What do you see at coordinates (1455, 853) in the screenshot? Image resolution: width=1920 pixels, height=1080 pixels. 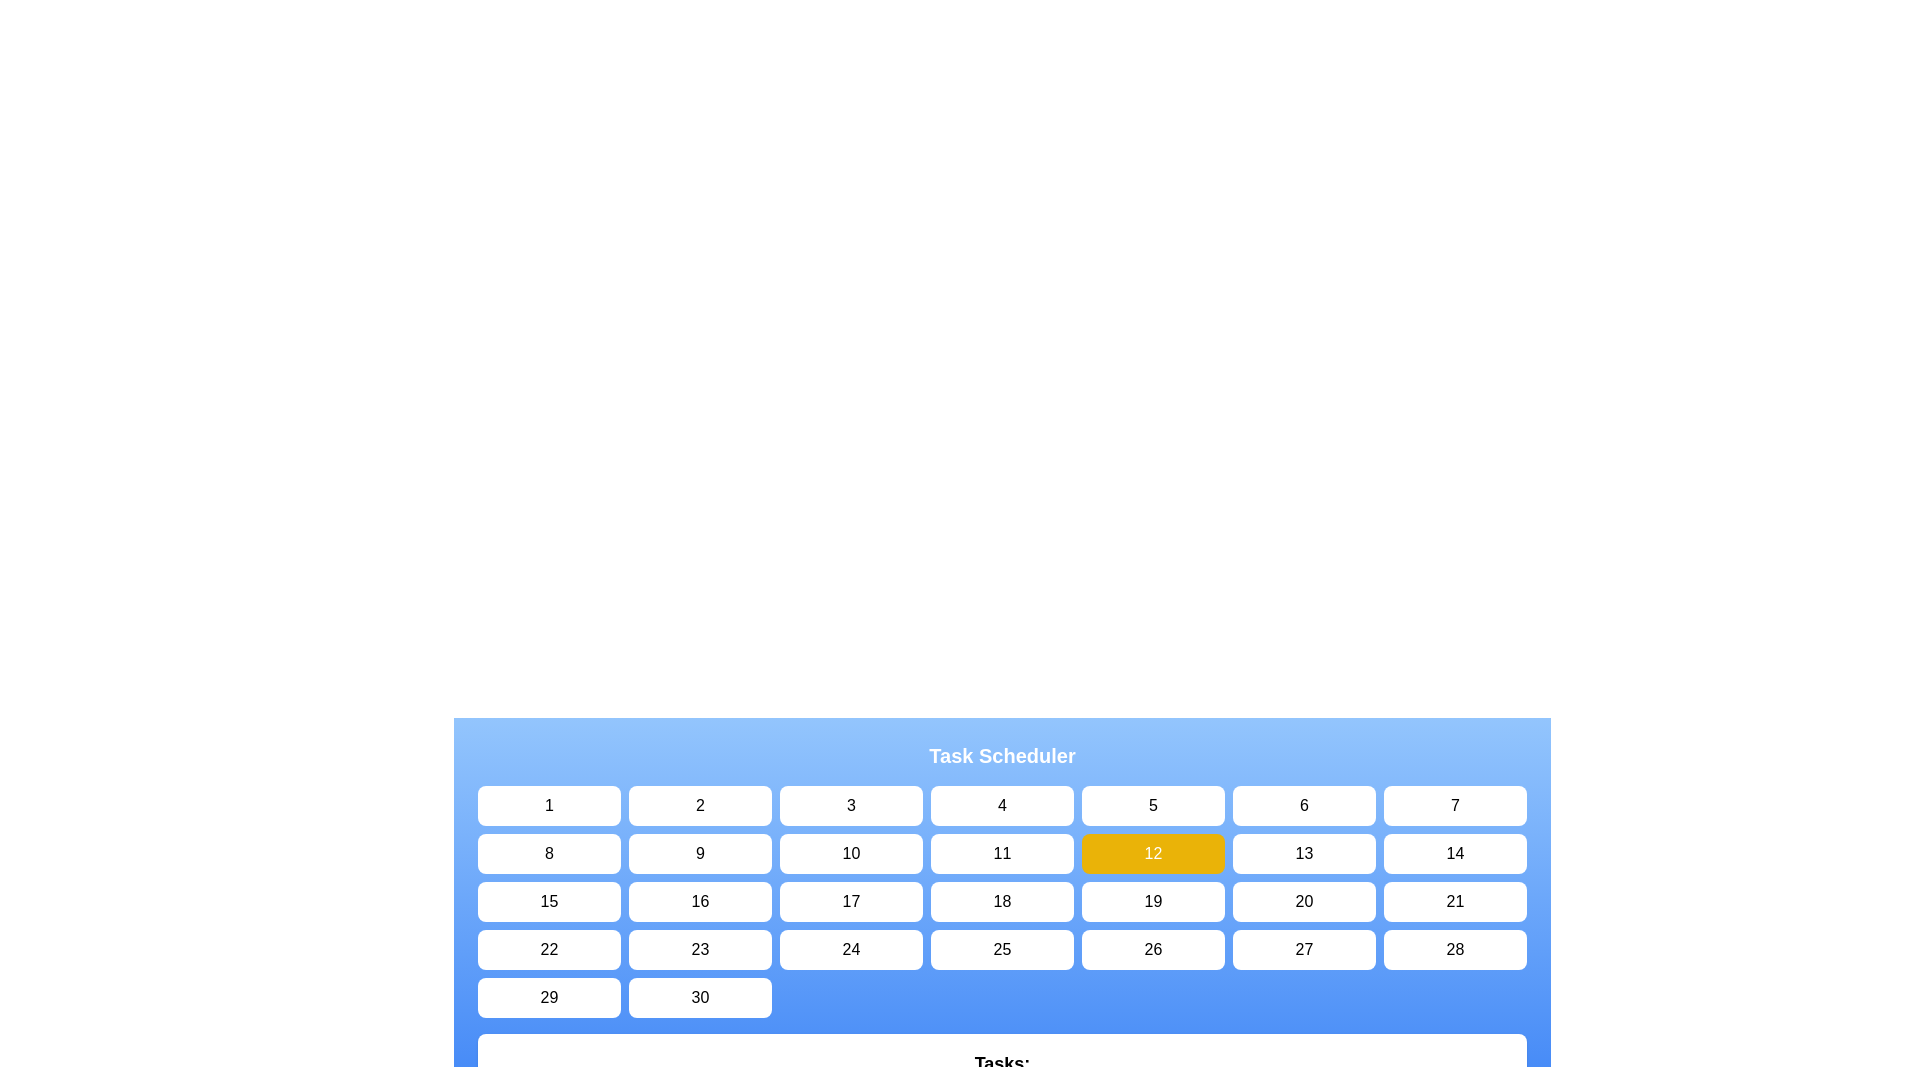 I see `the button representing the day '14' in the calendar grid` at bounding box center [1455, 853].